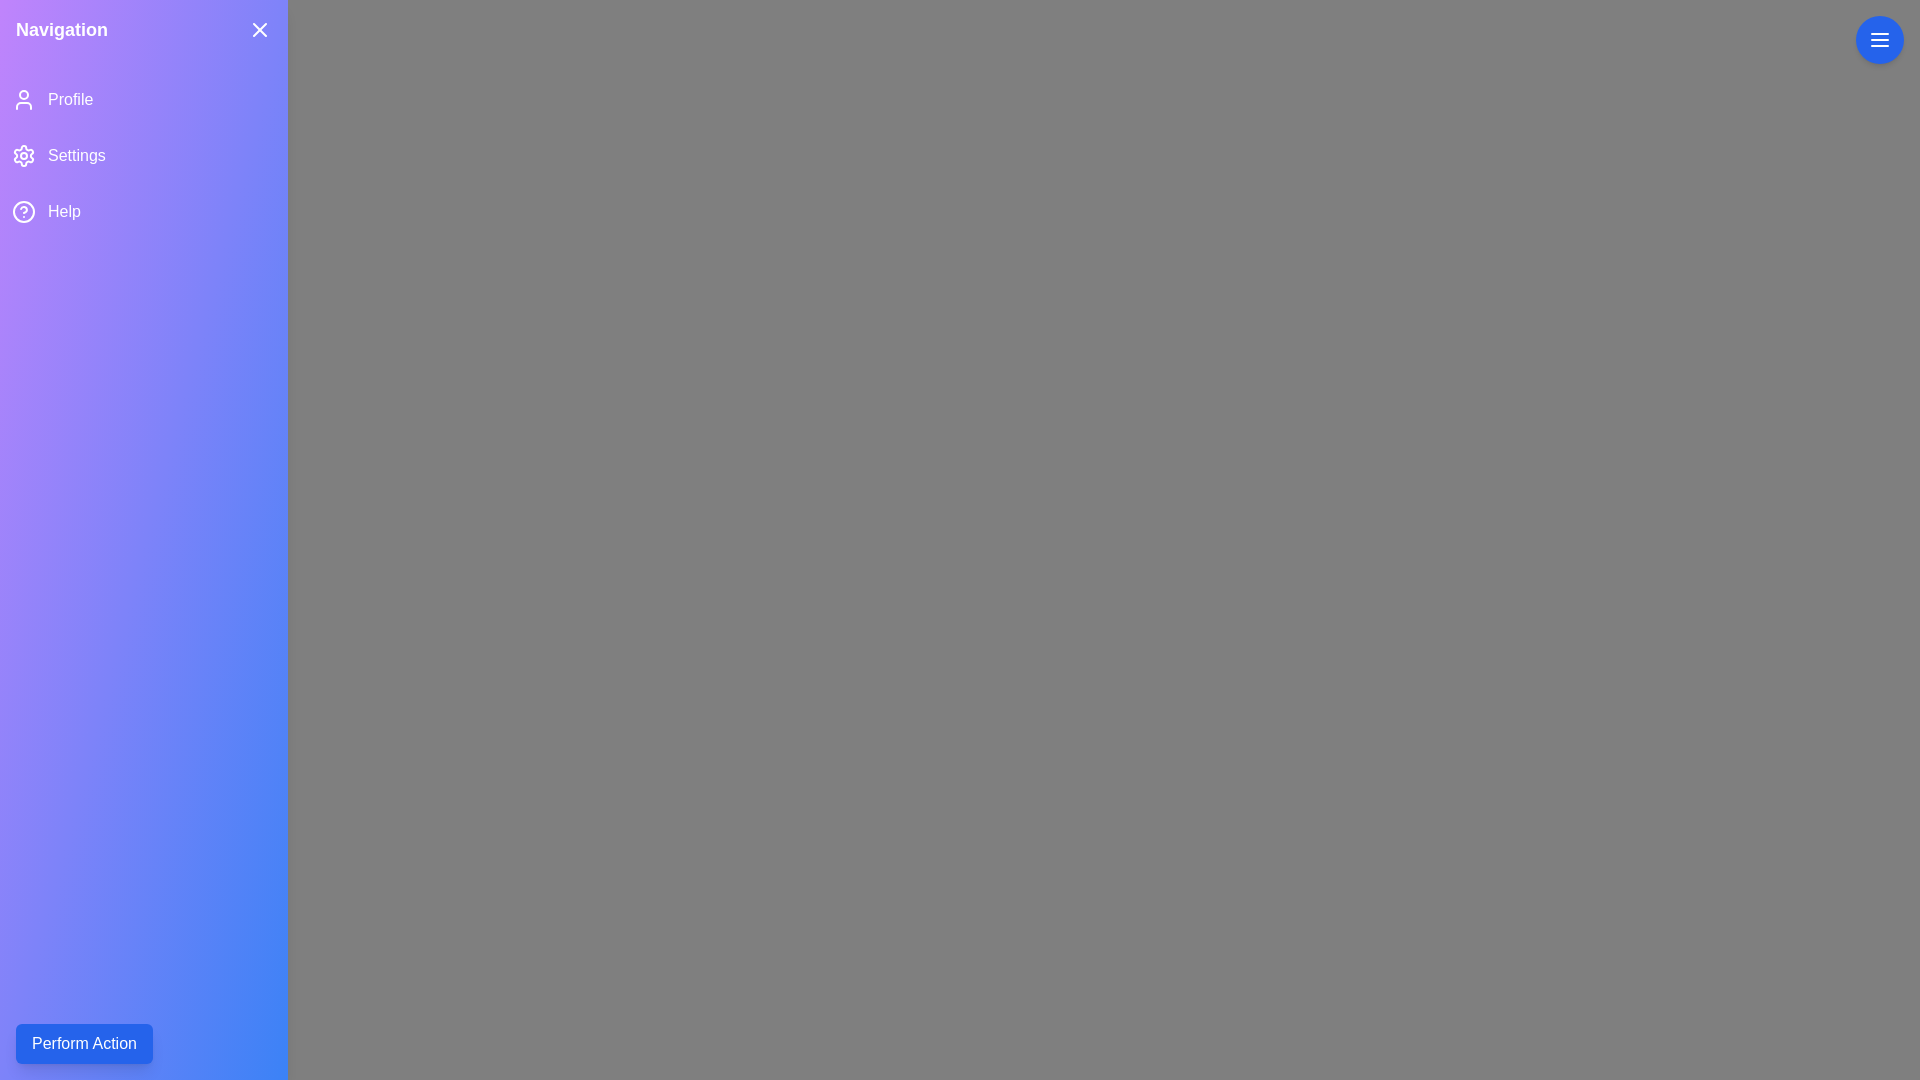  Describe the element at coordinates (258, 30) in the screenshot. I see `the close button located in the top-right corner of the navigation header bar next to the text 'Navigation'` at that location.